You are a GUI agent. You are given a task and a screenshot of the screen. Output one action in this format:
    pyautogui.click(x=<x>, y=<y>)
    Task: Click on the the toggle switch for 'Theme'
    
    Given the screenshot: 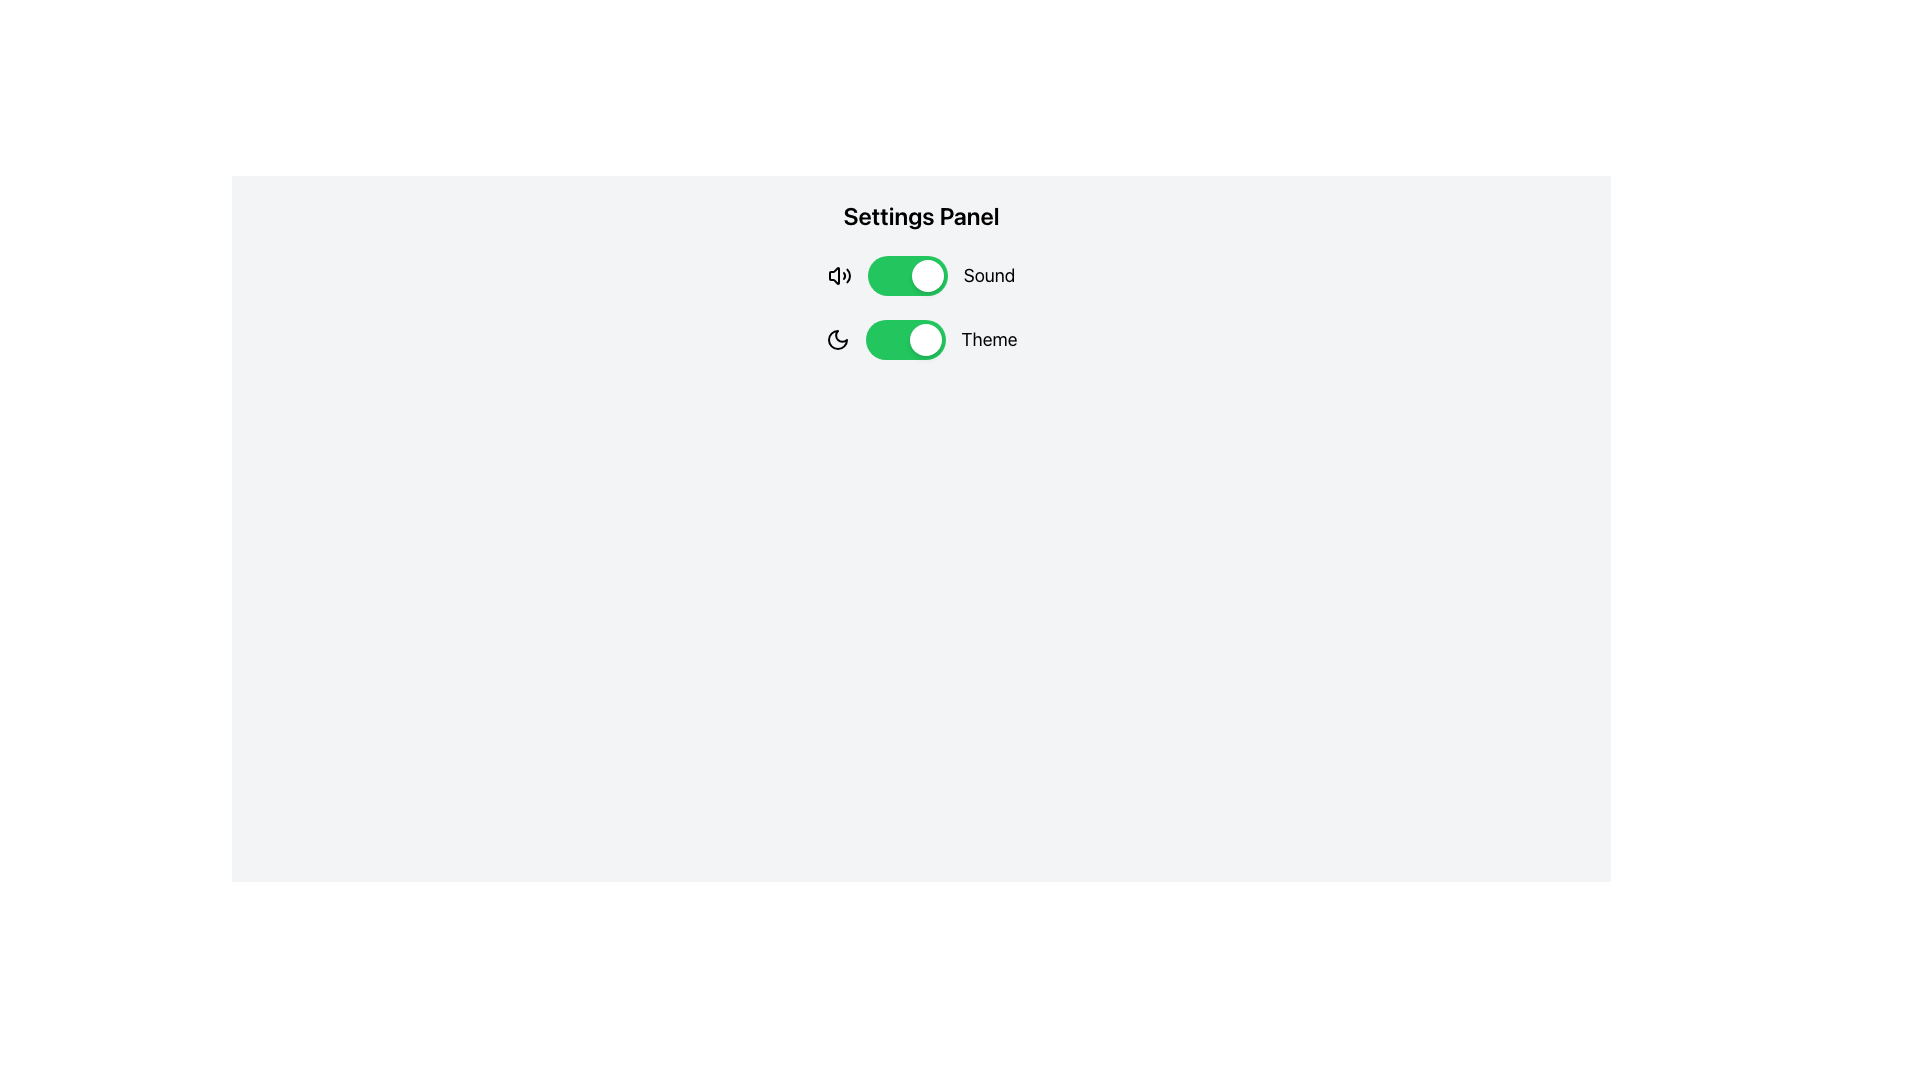 What is the action you would take?
    pyautogui.click(x=904, y=338)
    